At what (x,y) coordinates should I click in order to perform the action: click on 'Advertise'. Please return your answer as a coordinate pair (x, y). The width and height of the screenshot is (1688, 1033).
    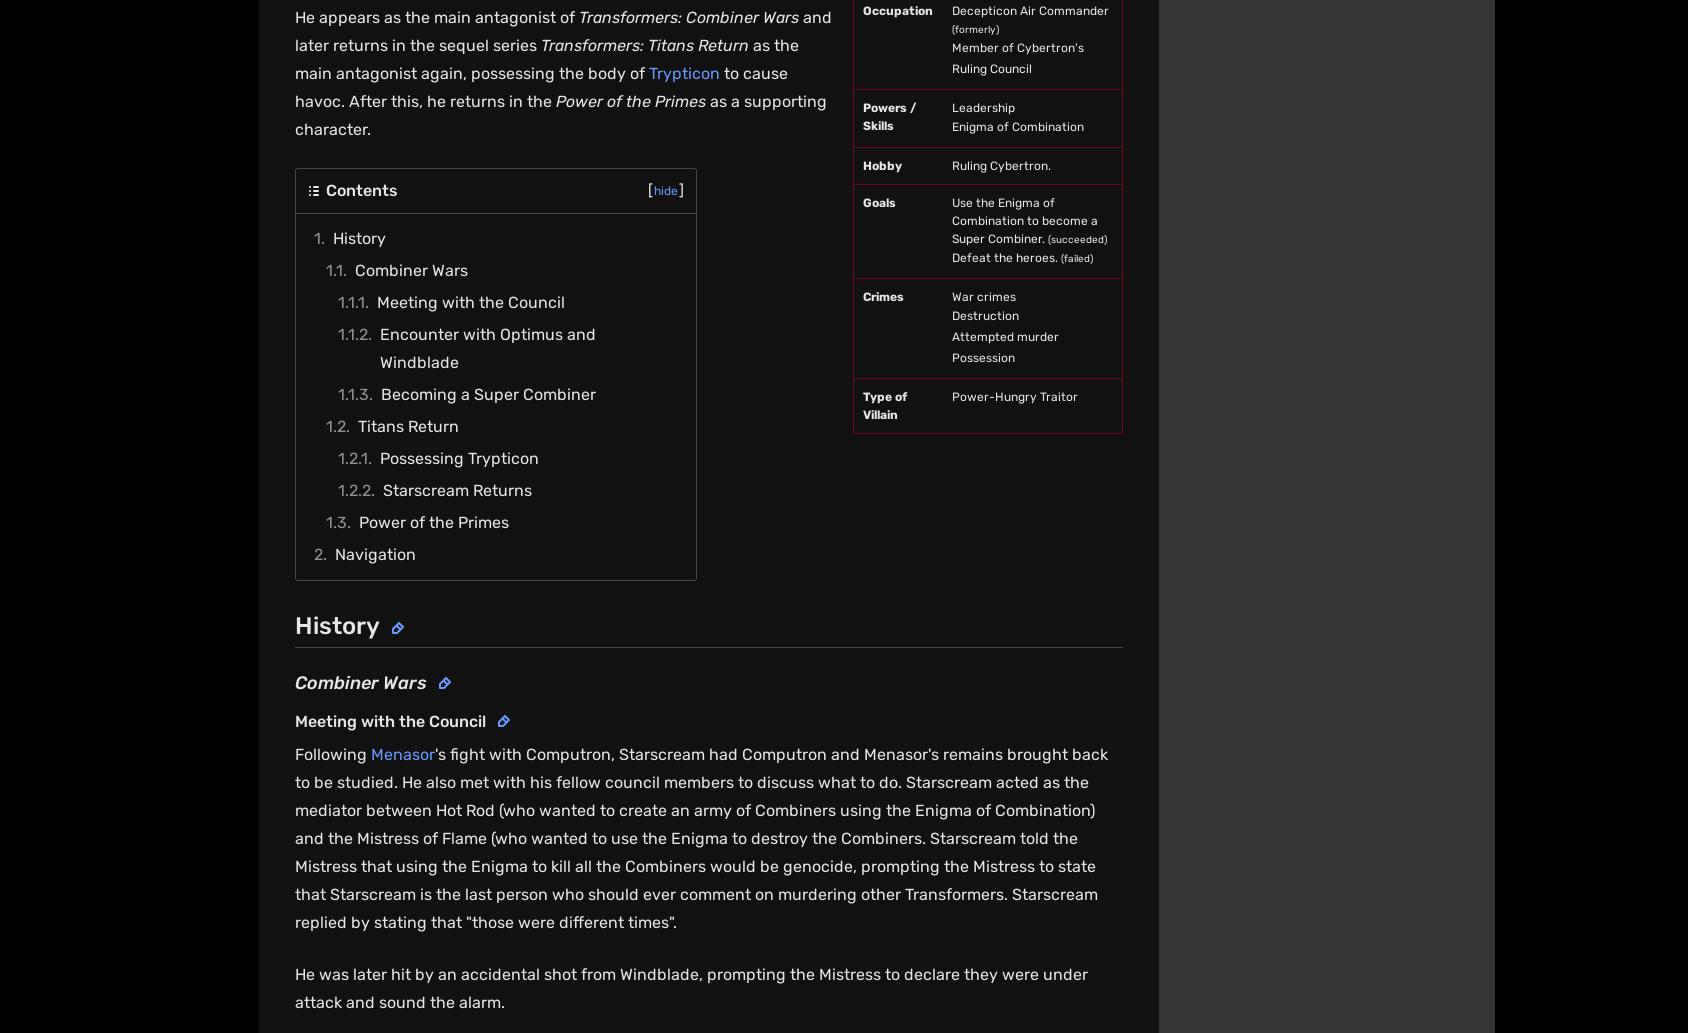
    Looking at the image, I should click on (920, 746).